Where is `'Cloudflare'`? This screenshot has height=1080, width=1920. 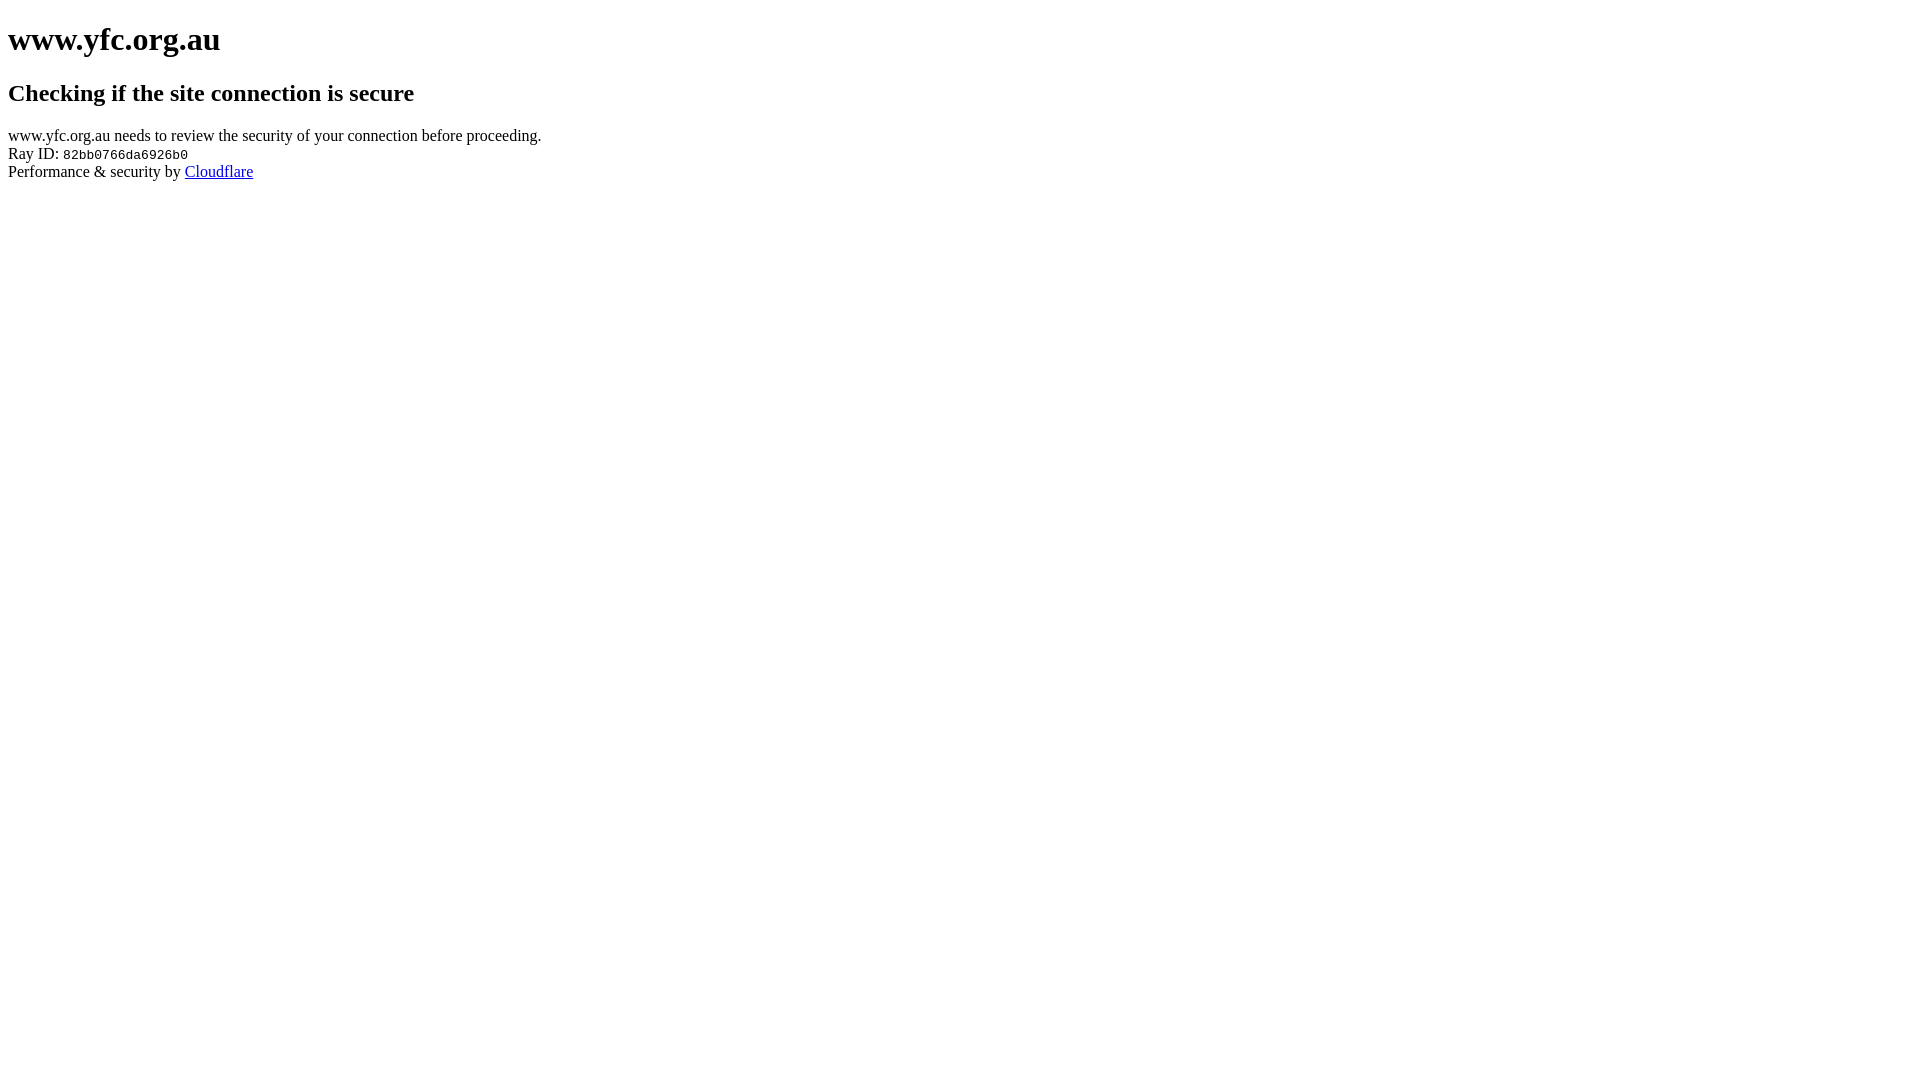 'Cloudflare' is located at coordinates (219, 170).